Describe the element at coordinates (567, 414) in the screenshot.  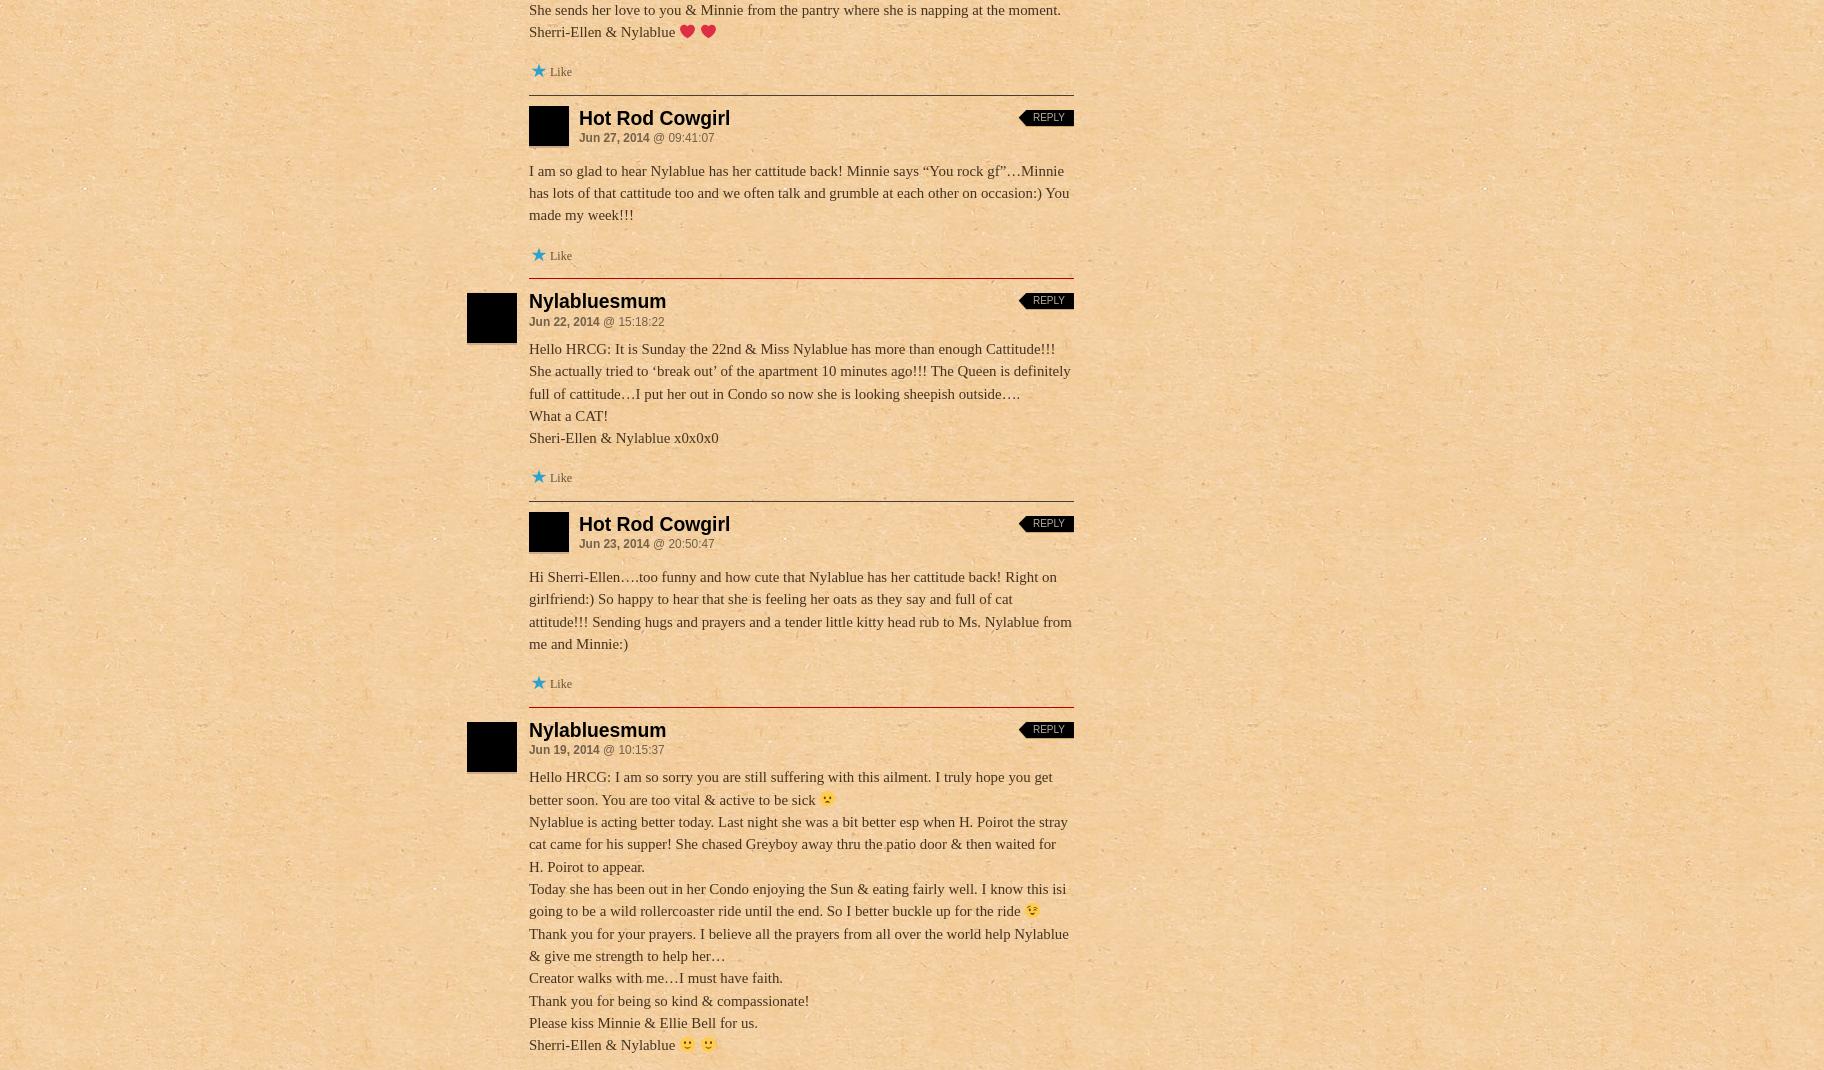
I see `'What a CAT!'` at that location.